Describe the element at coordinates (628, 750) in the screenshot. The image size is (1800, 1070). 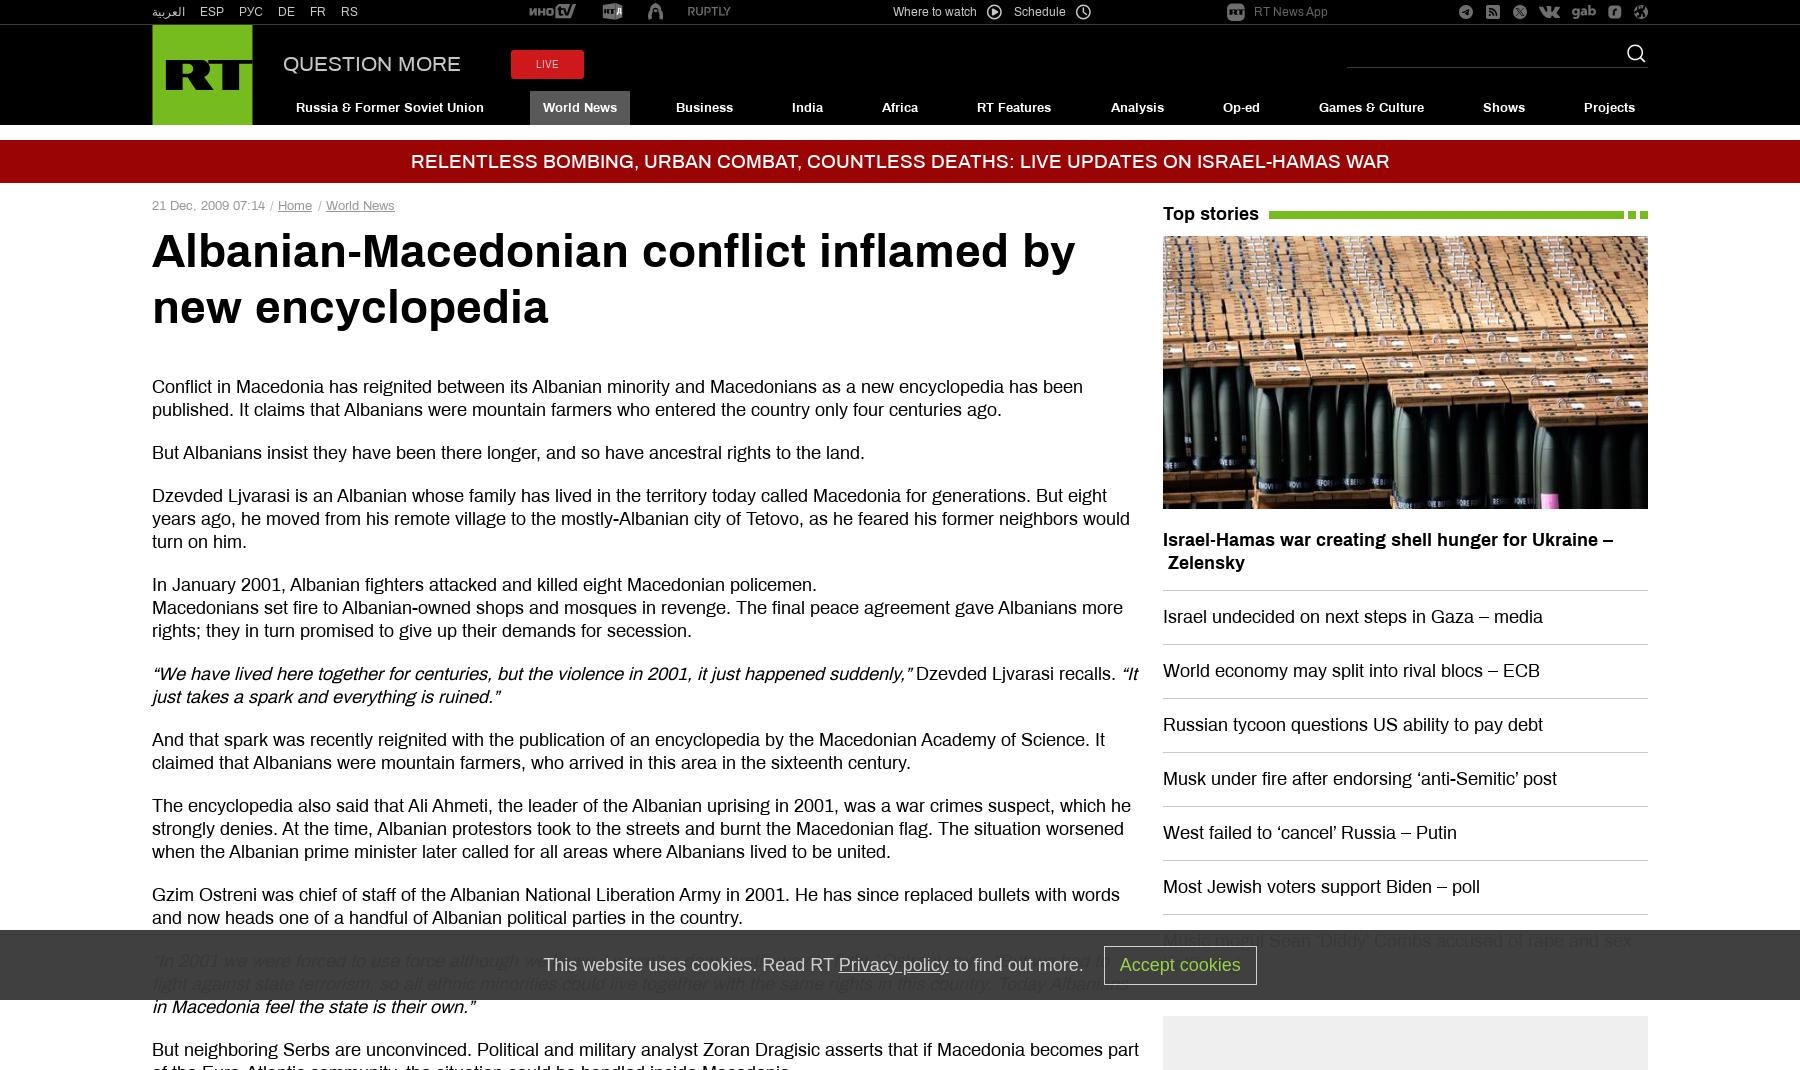
I see `'And that spark was recently reignited with the publication of an encyclopedia by the Macedonian Academy of Science. It claimed that Albanians were mountain farmers, who arrived in this area in the sixteenth century.'` at that location.